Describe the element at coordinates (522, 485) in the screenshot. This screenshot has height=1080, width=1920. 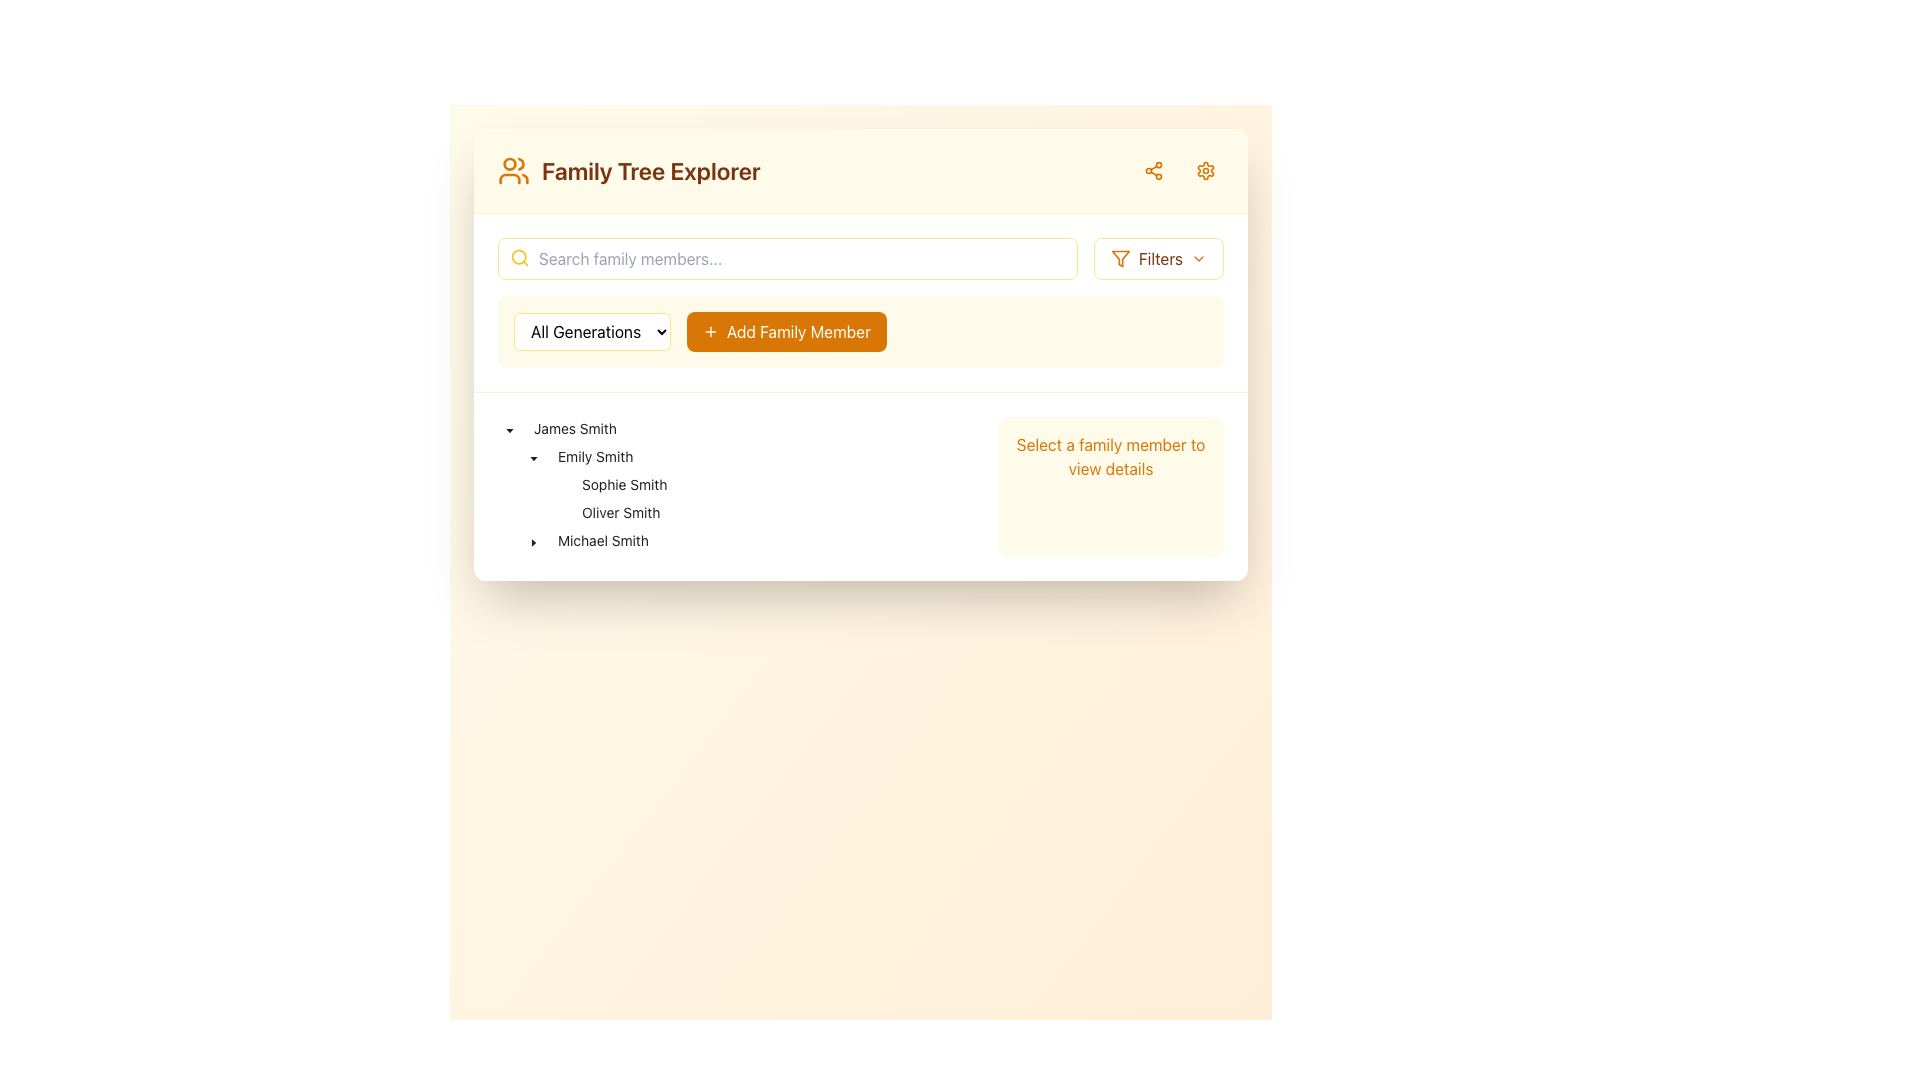
I see `the indentation marker element located in the tree structure before the content of the 'Sophie Smith' node` at that location.